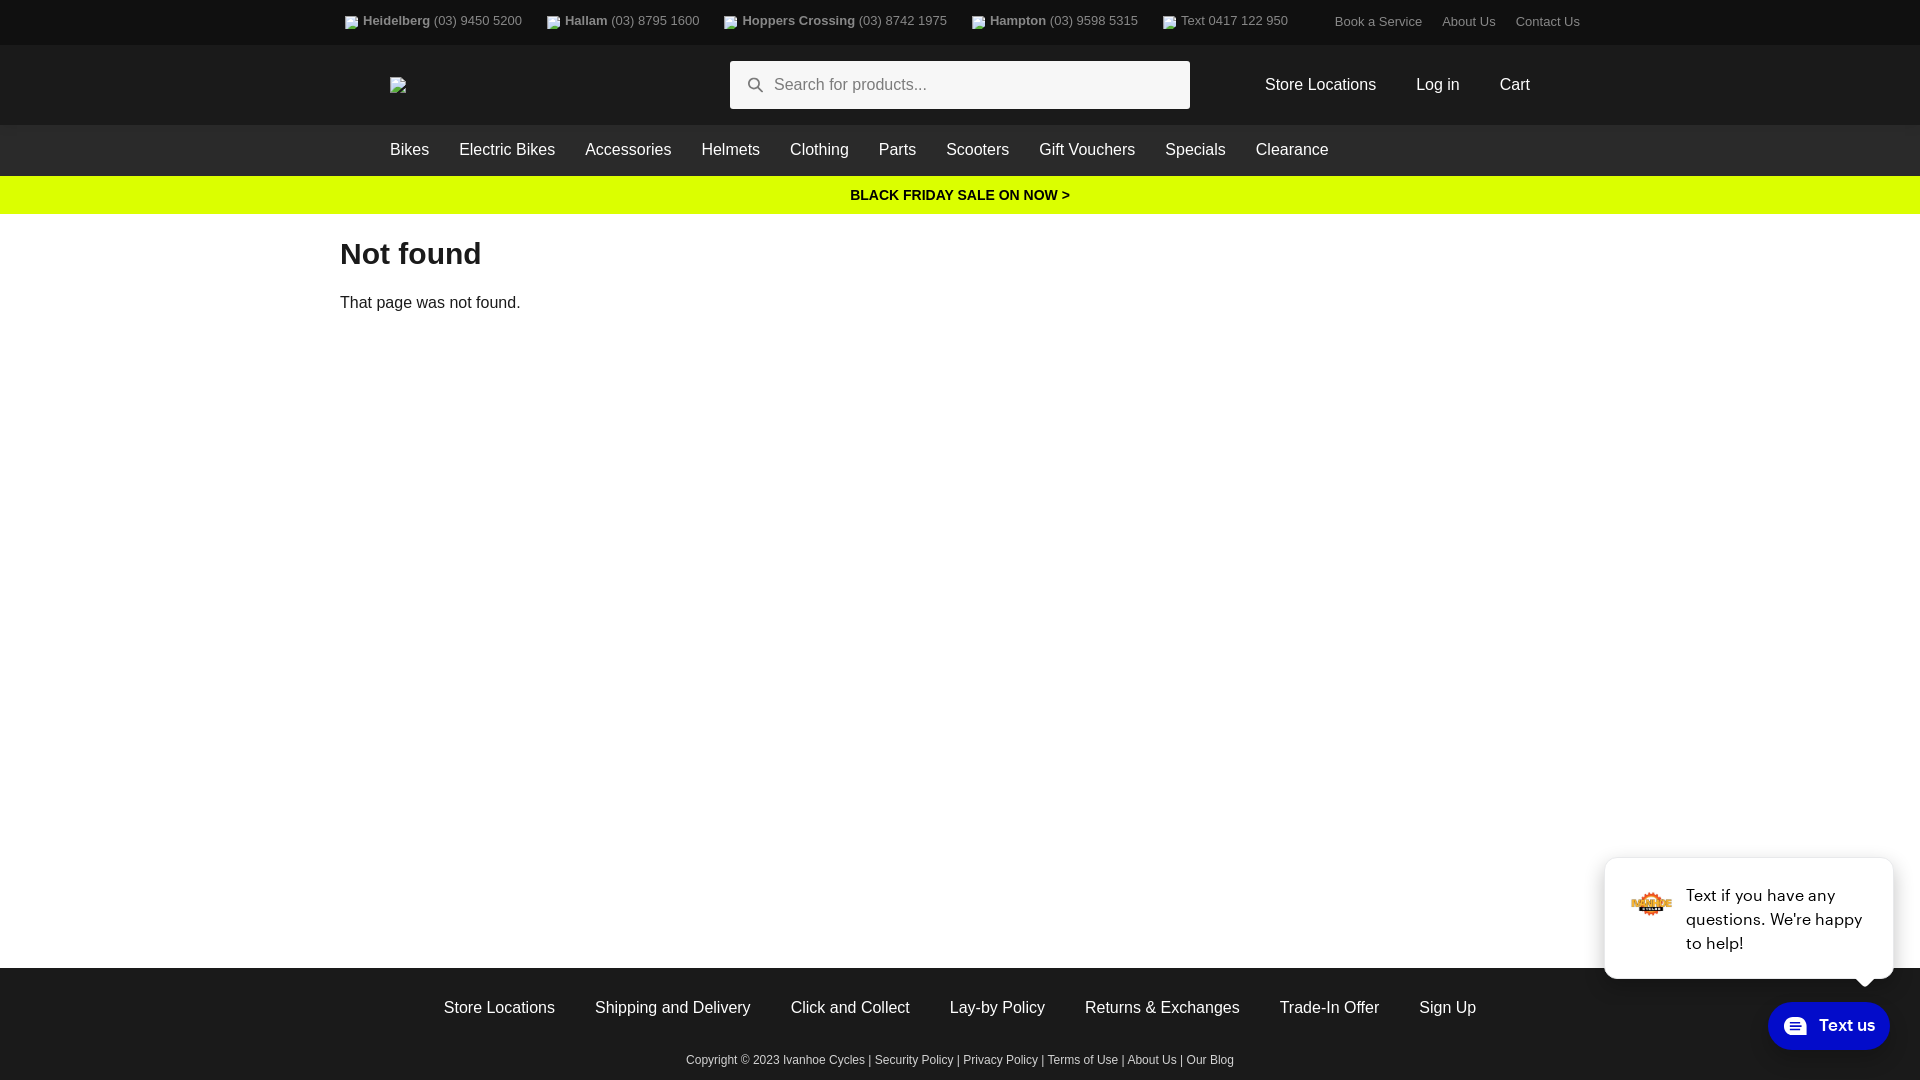 The image size is (1920, 1080). Describe the element at coordinates (832, 22) in the screenshot. I see `'Hoppers Crossing (03) 8742 1975'` at that location.